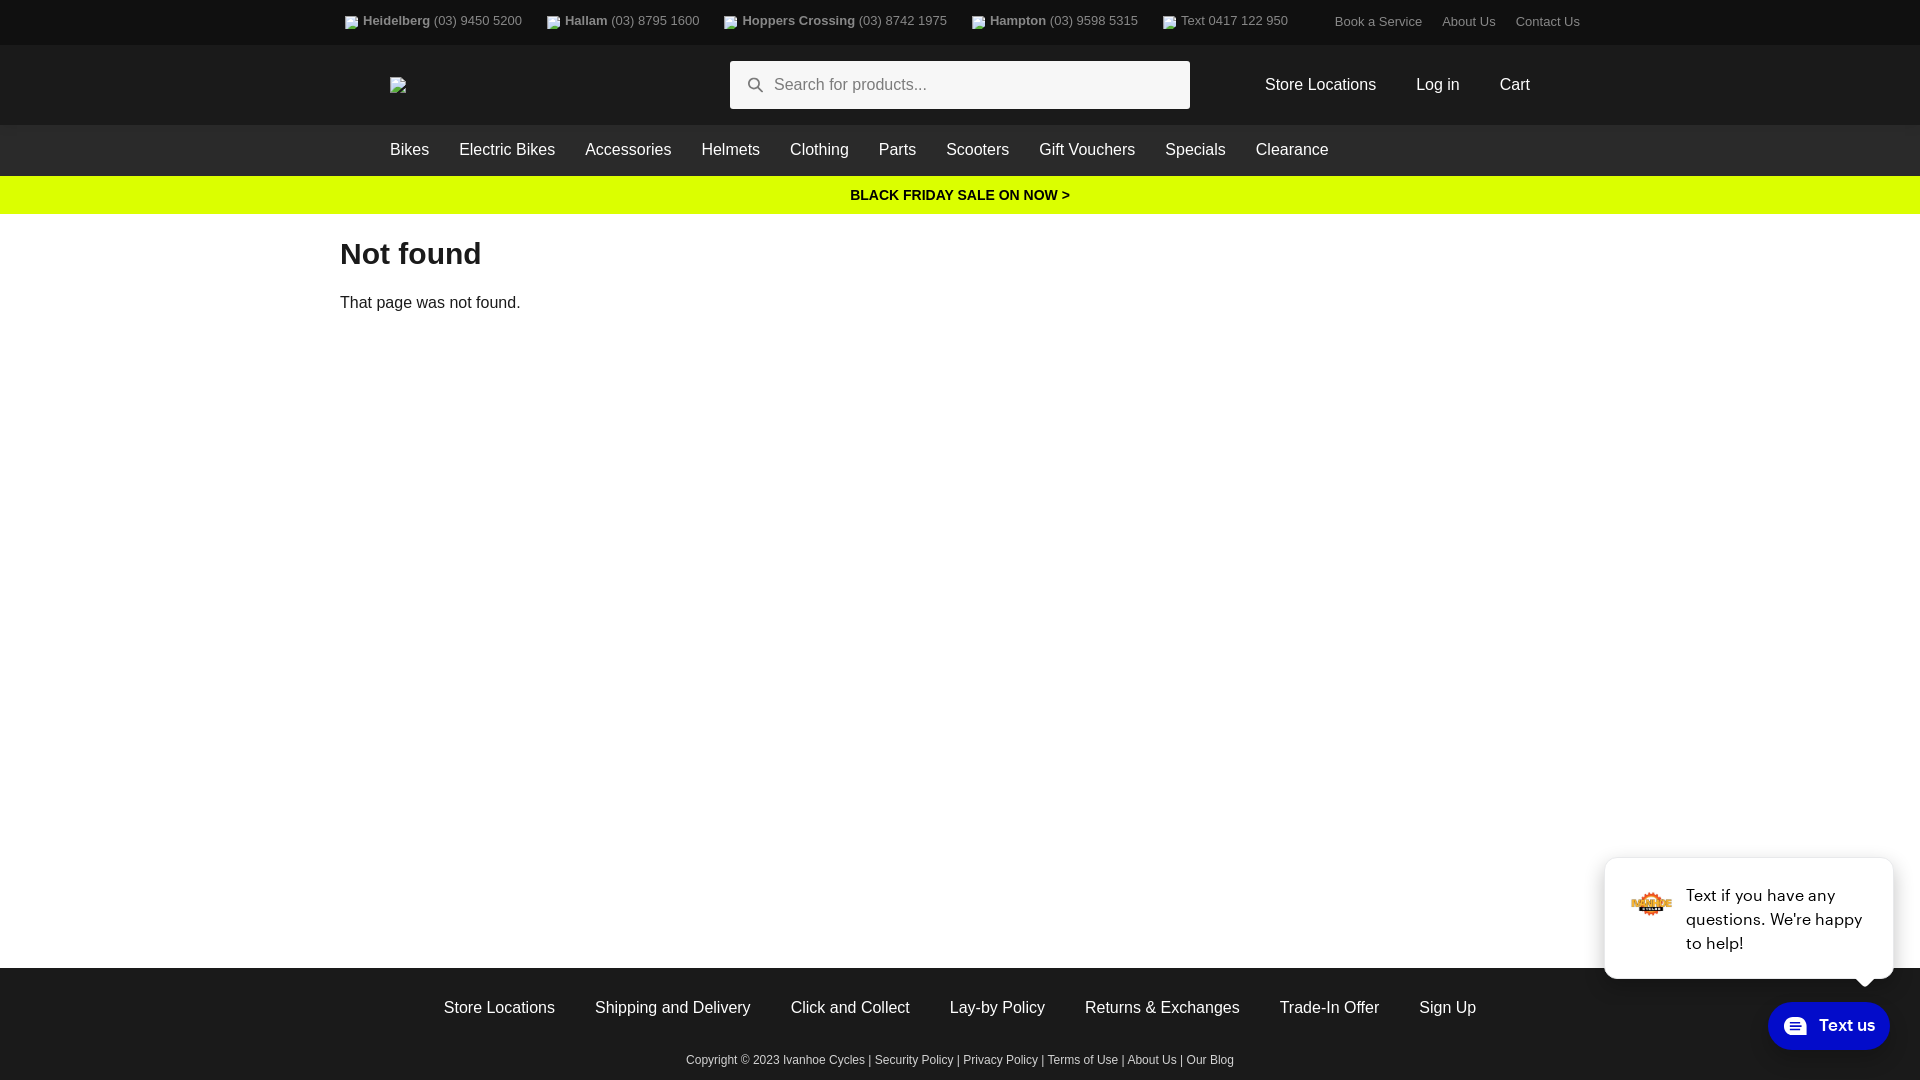 The image size is (1920, 1080). Describe the element at coordinates (832, 22) in the screenshot. I see `'Hoppers Crossing (03) 8742 1975'` at that location.